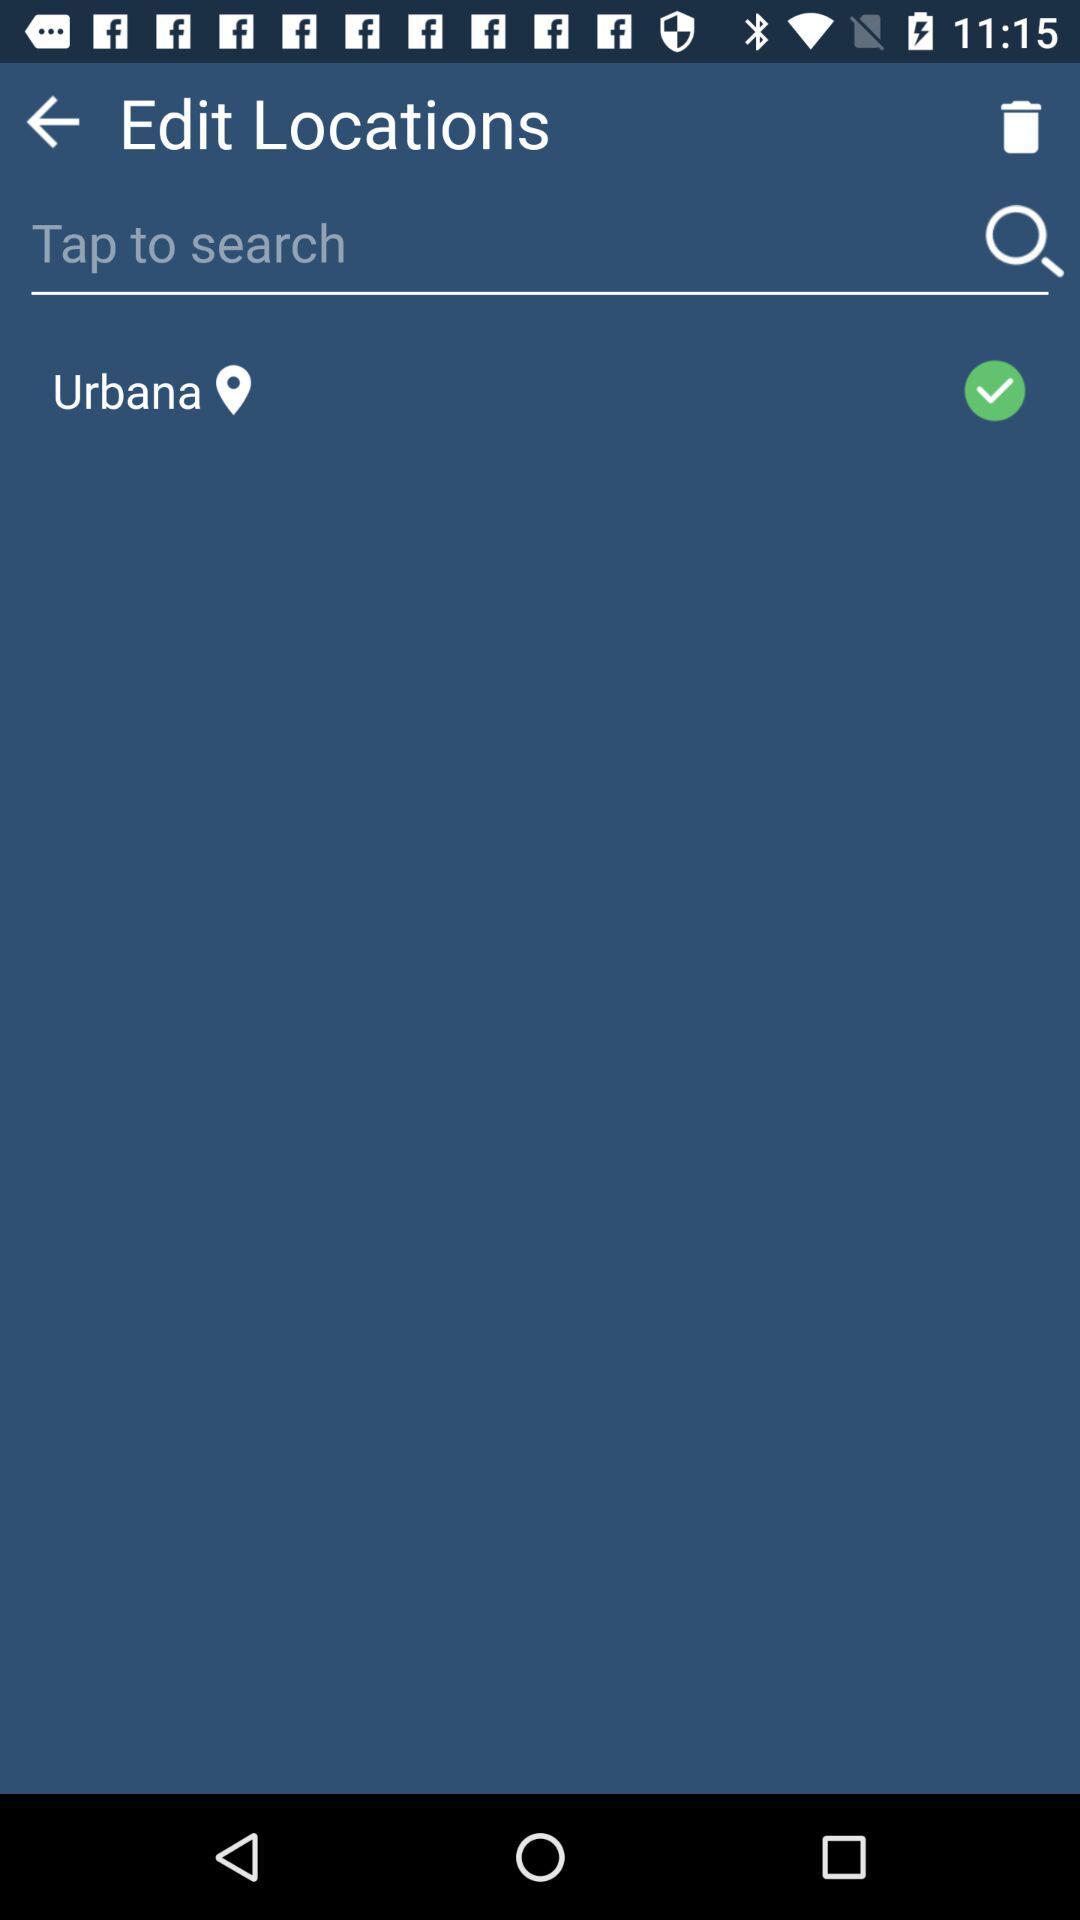 The width and height of the screenshot is (1080, 1920). What do you see at coordinates (51, 120) in the screenshot?
I see `the arrow_backward icon` at bounding box center [51, 120].